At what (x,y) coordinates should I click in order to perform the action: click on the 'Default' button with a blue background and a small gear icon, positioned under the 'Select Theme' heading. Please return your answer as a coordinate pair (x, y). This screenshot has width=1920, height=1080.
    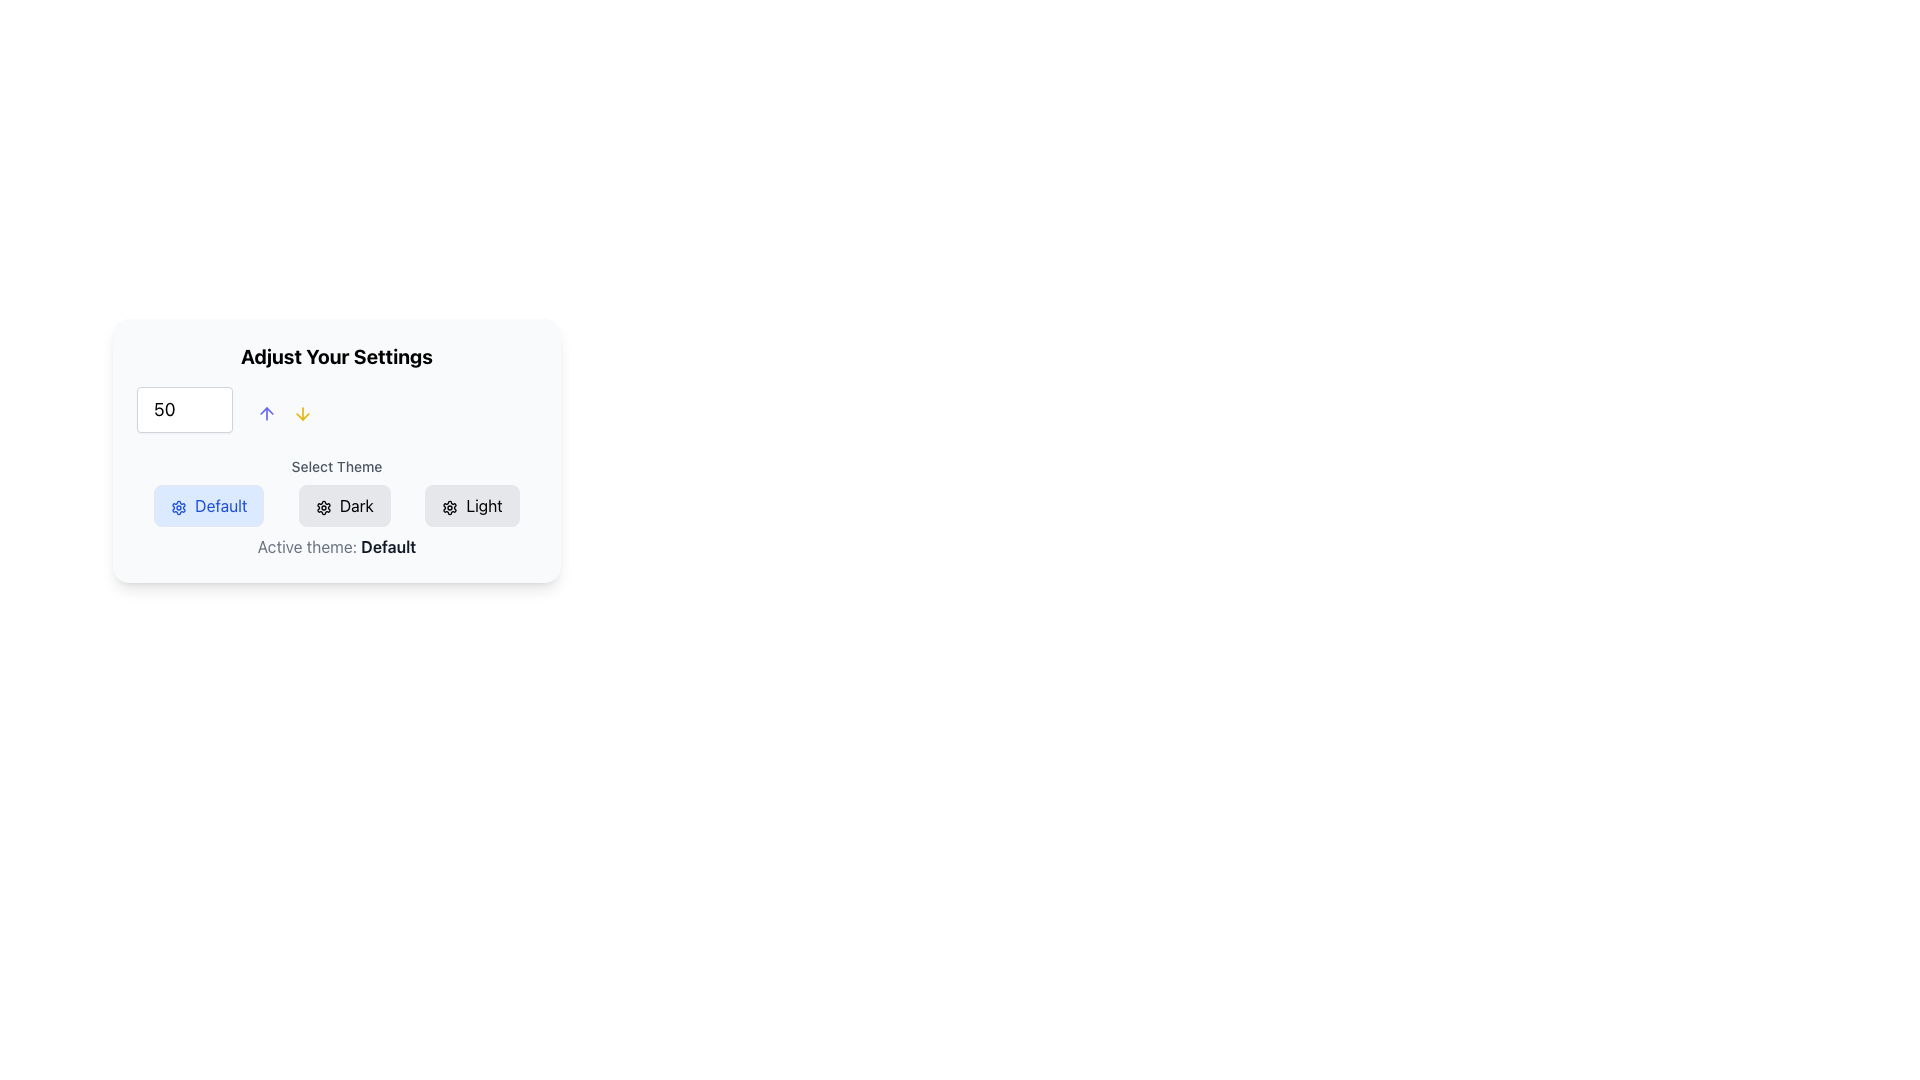
    Looking at the image, I should click on (209, 504).